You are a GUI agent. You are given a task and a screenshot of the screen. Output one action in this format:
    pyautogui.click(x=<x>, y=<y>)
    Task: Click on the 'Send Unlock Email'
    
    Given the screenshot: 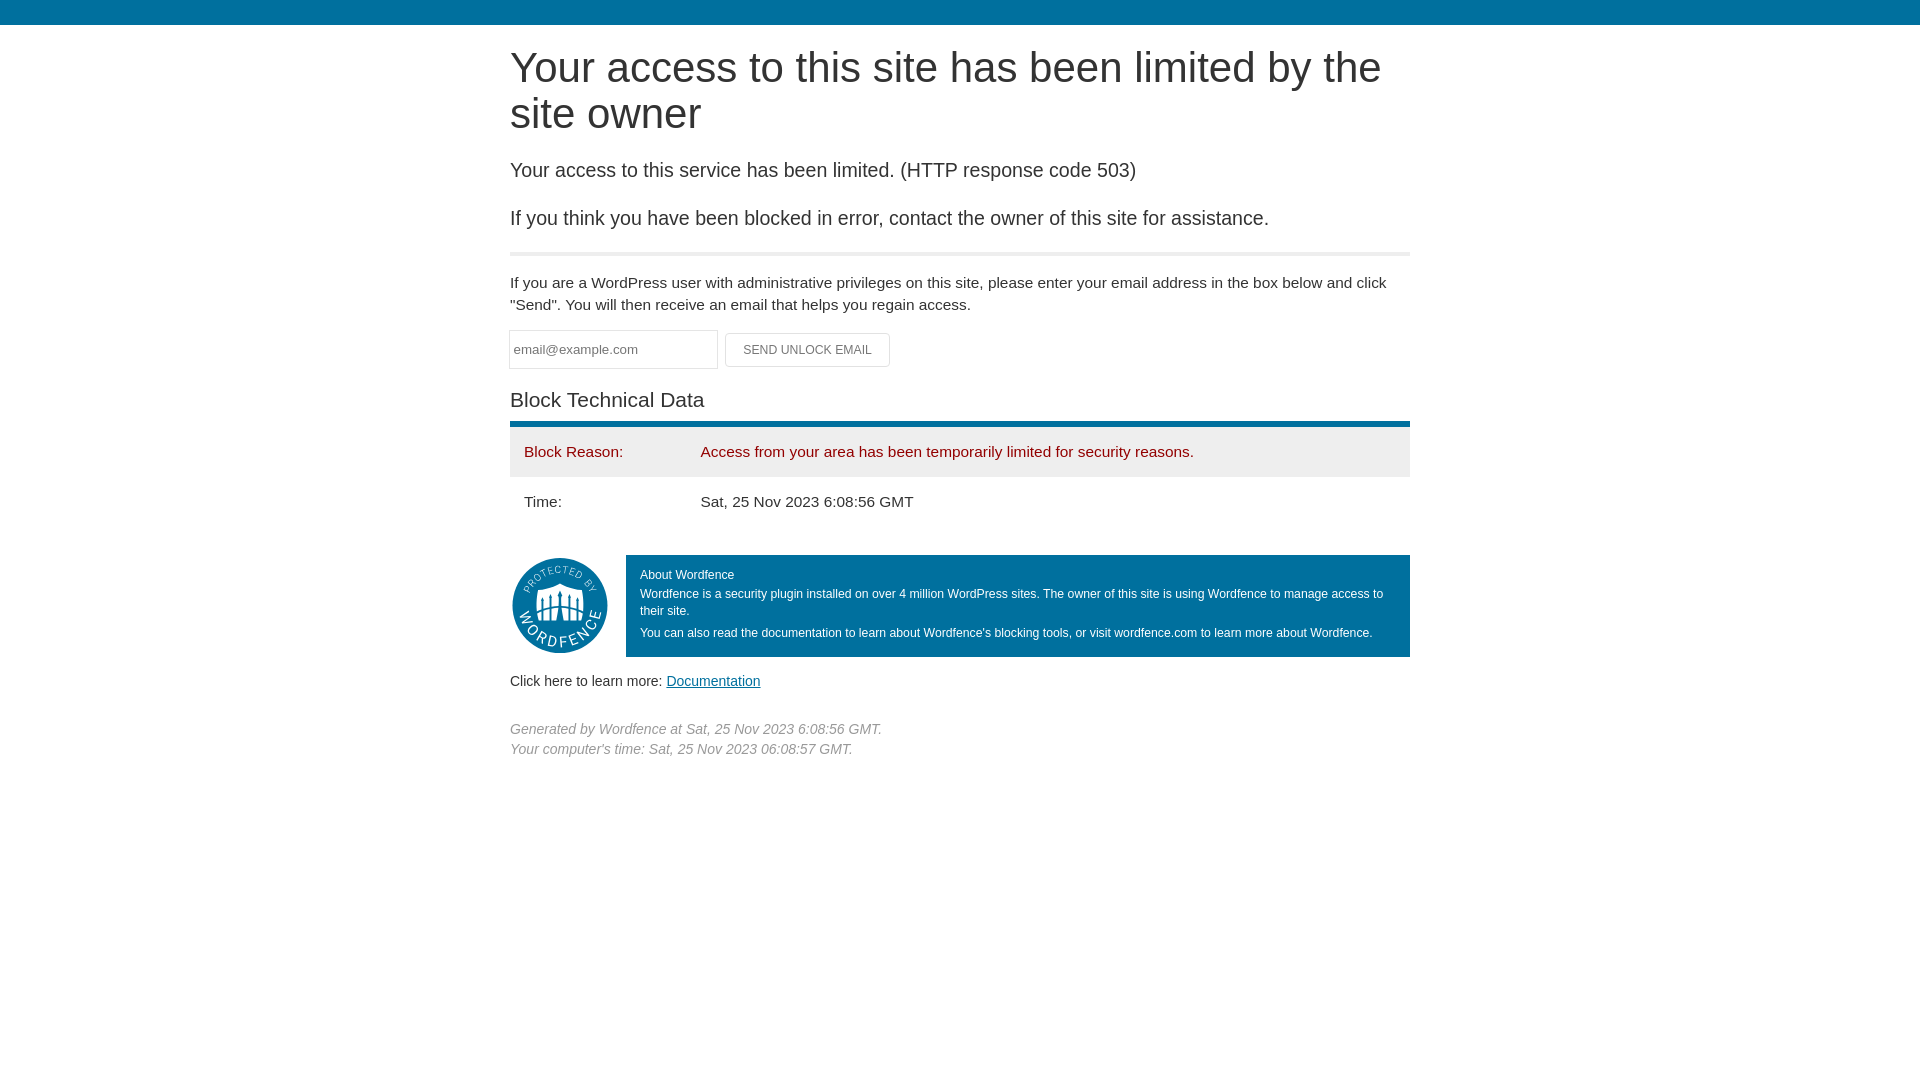 What is the action you would take?
    pyautogui.click(x=723, y=349)
    